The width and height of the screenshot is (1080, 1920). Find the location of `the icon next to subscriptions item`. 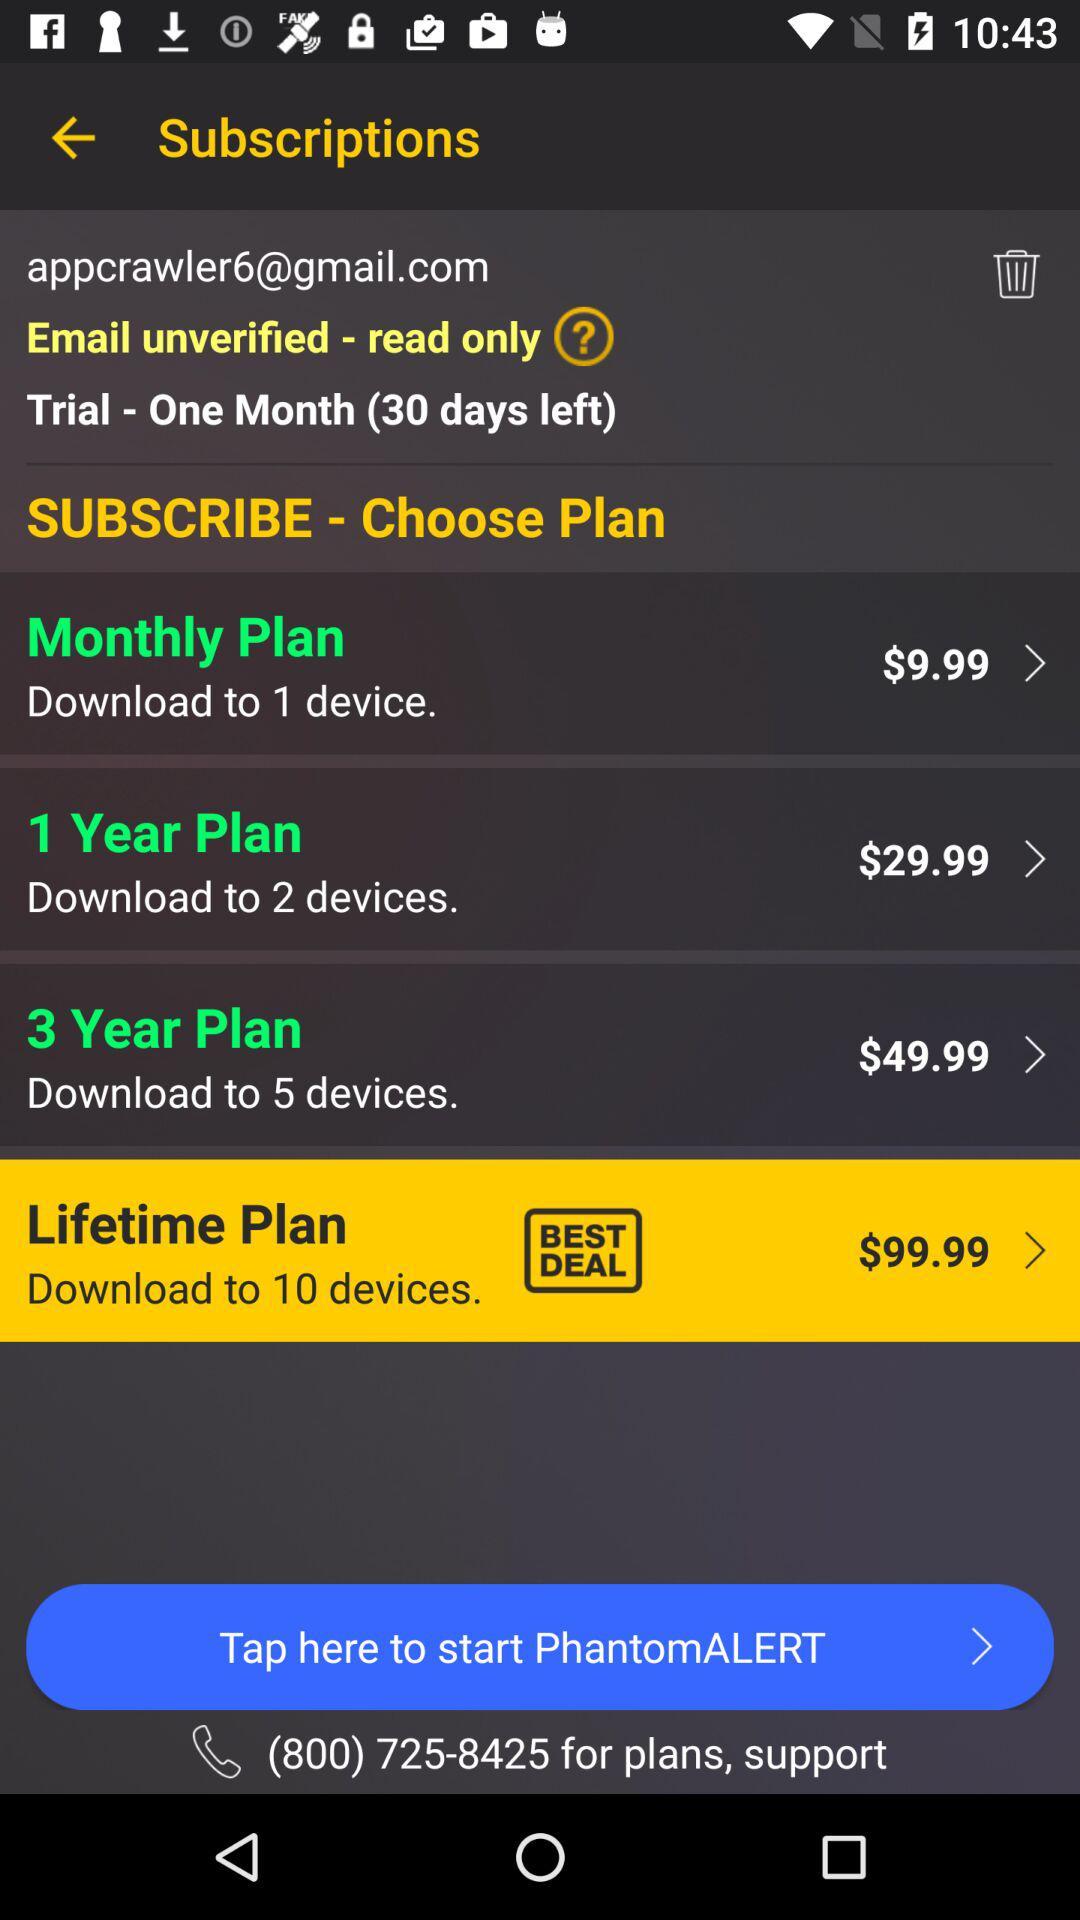

the icon next to subscriptions item is located at coordinates (72, 135).